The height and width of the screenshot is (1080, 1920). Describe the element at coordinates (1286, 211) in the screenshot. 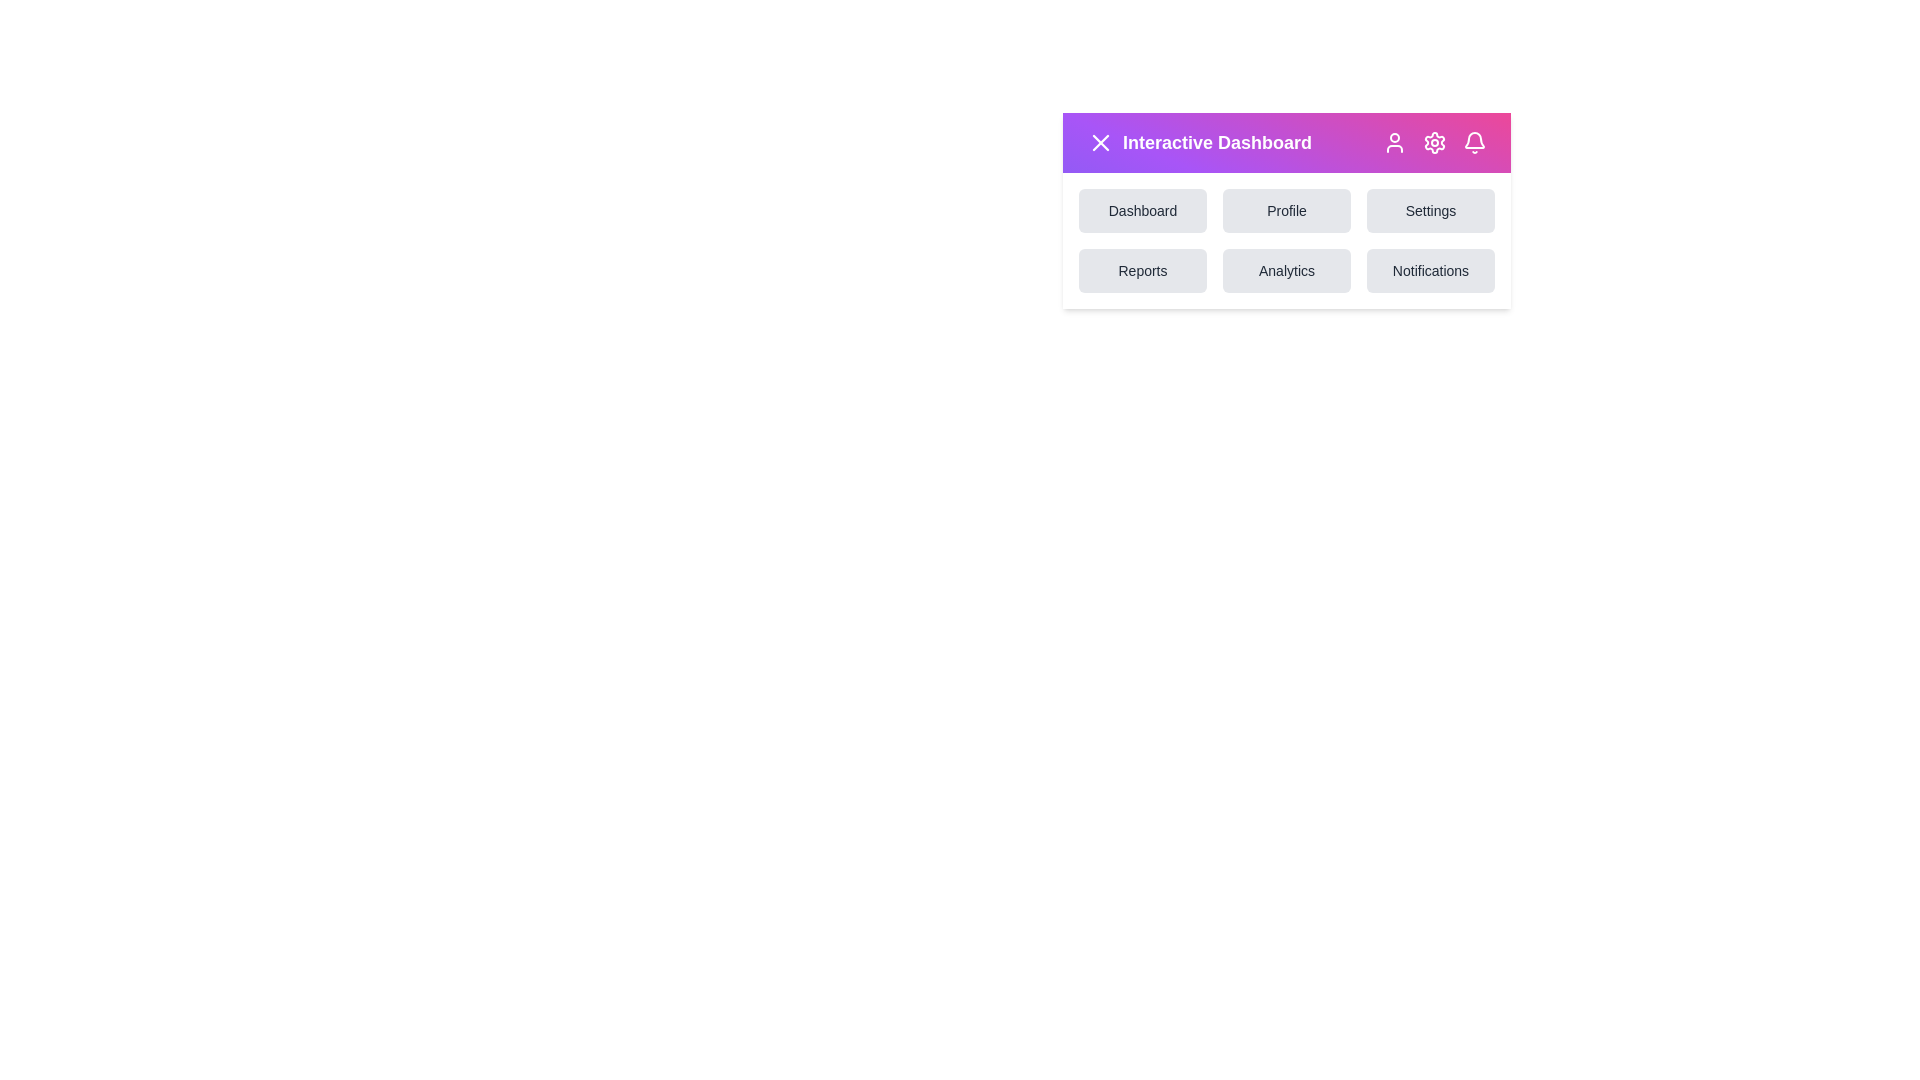

I see `the option Profile from the menu grid` at that location.